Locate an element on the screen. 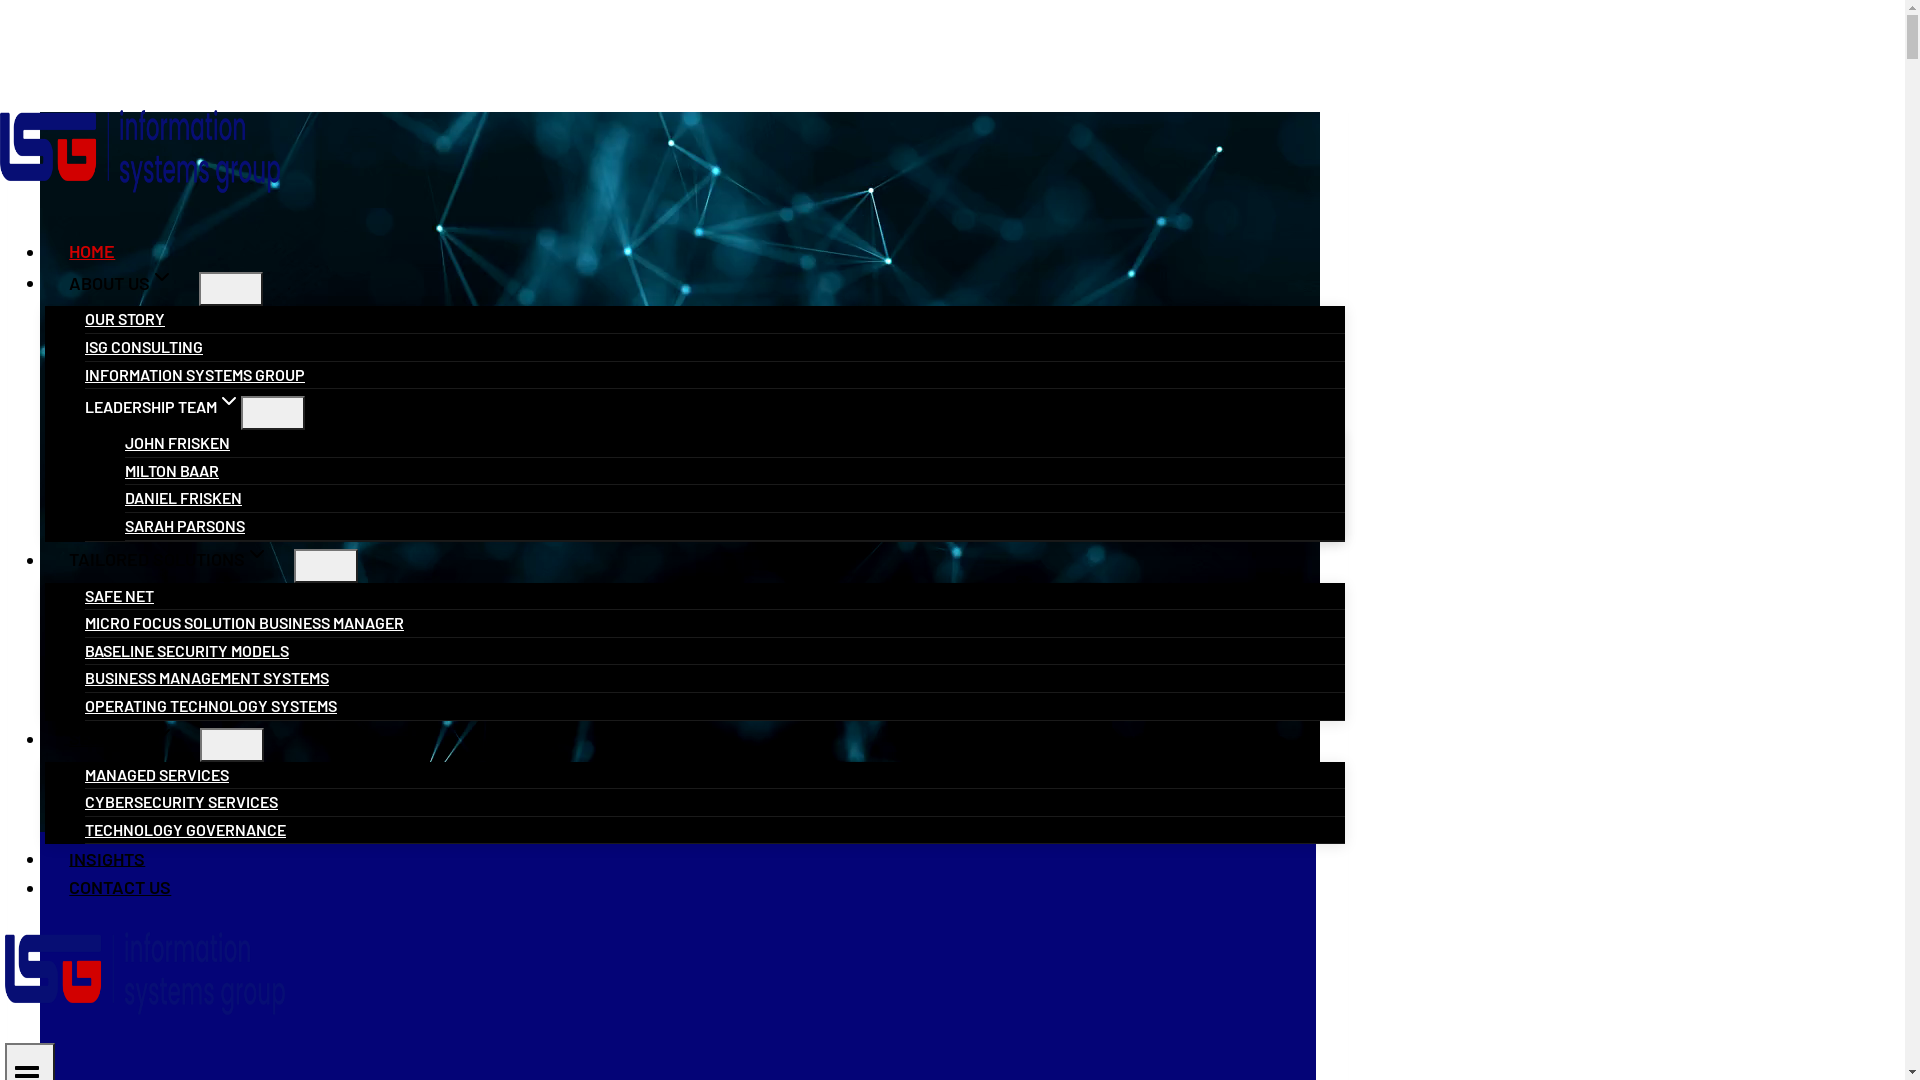 The height and width of the screenshot is (1080, 1920). 'CYBERSECURITY SERVICES' is located at coordinates (181, 800).